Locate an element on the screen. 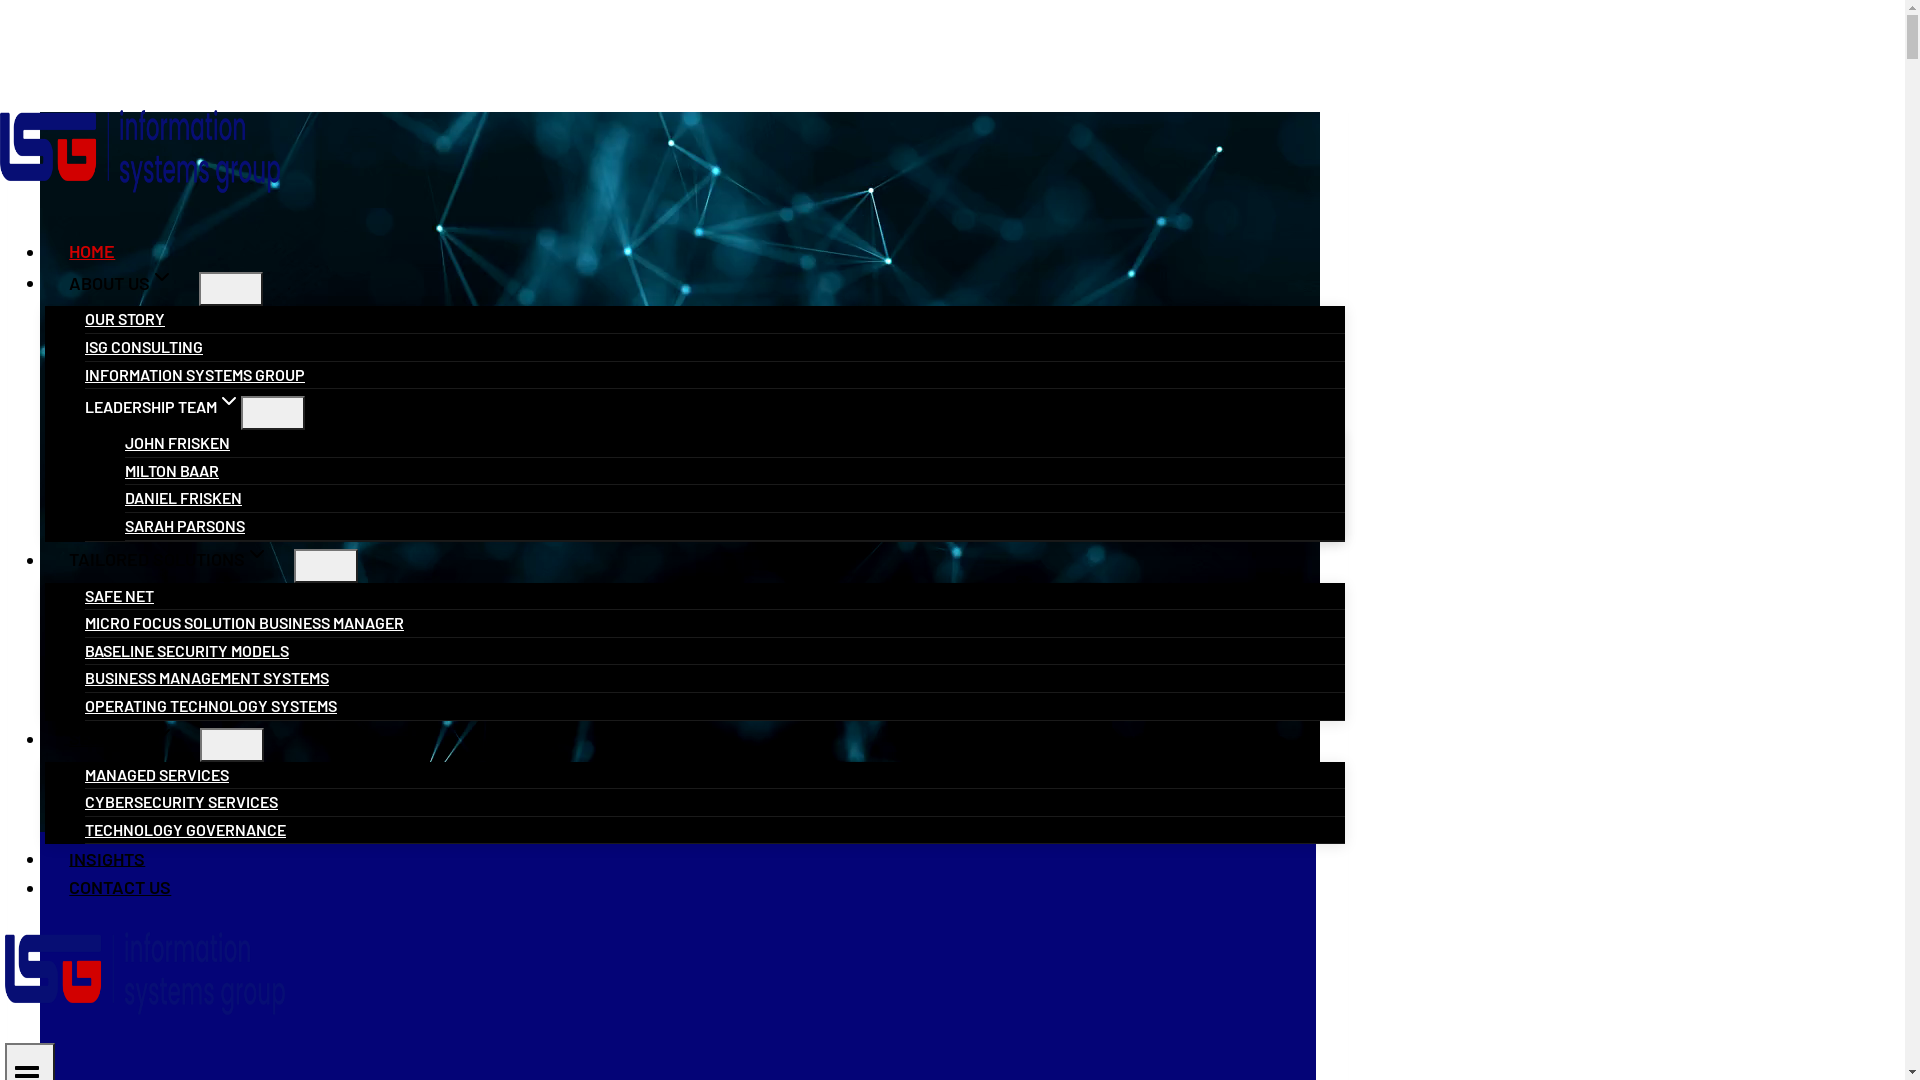 The height and width of the screenshot is (1080, 1920). 'CYBERSECURITY SERVICES' is located at coordinates (181, 800).